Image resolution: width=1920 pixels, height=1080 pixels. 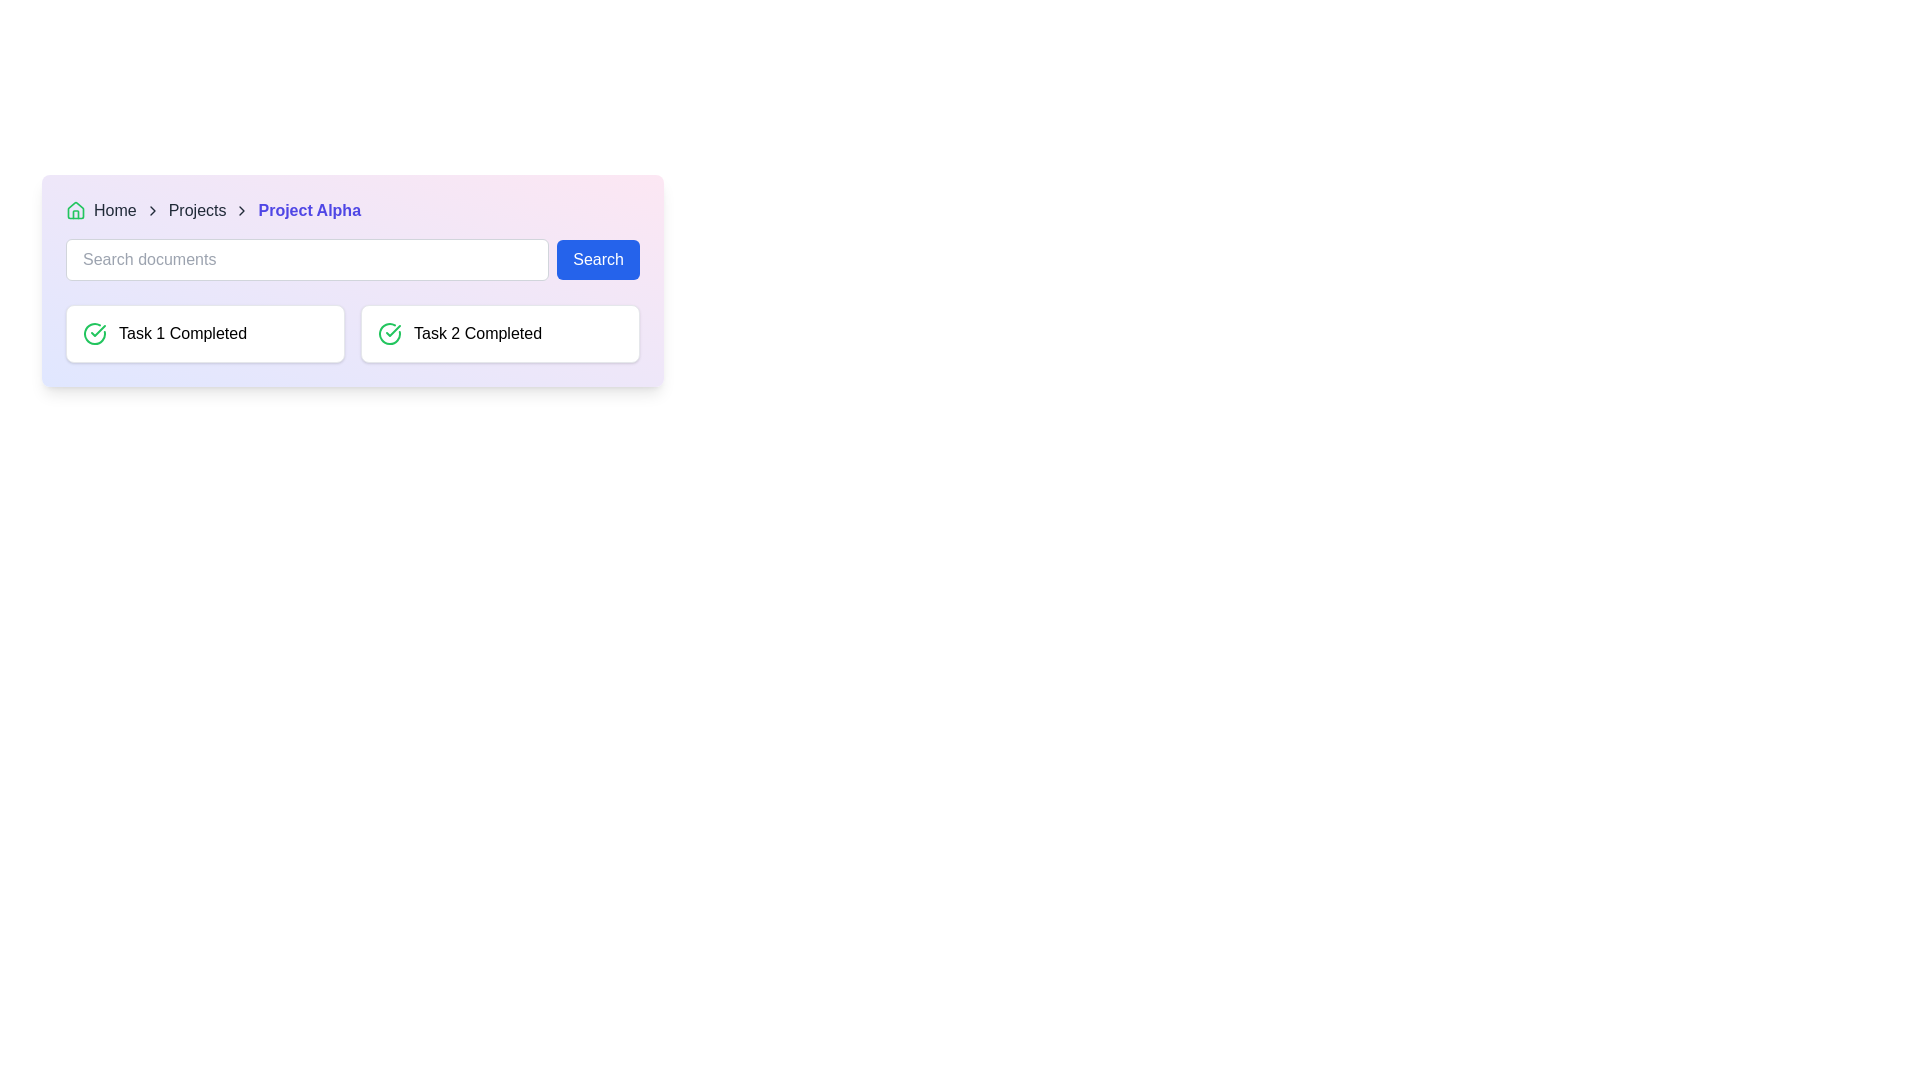 I want to click on the 'Search' button, which is a rectangular button with rounded corners, blue background, and white text, to initiate a search, so click(x=597, y=258).